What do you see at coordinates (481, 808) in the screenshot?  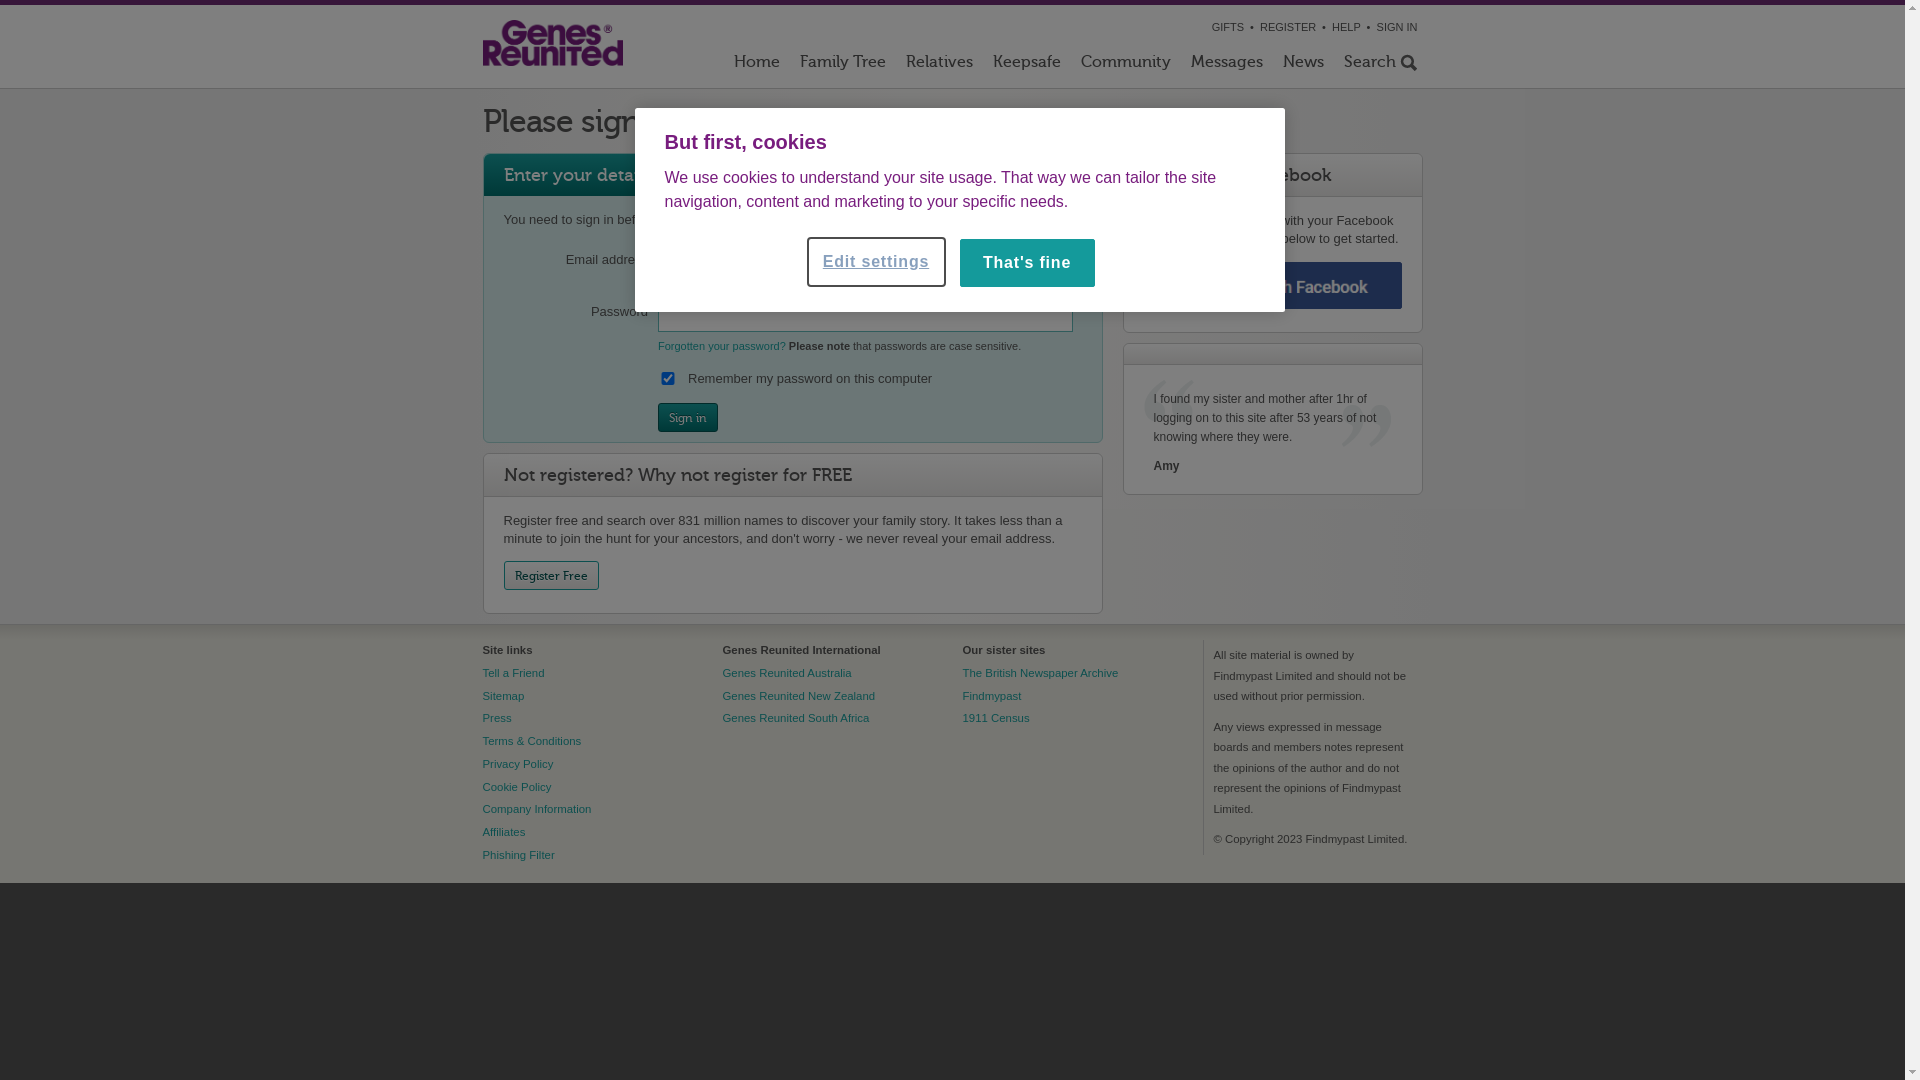 I see `'Company Information'` at bounding box center [481, 808].